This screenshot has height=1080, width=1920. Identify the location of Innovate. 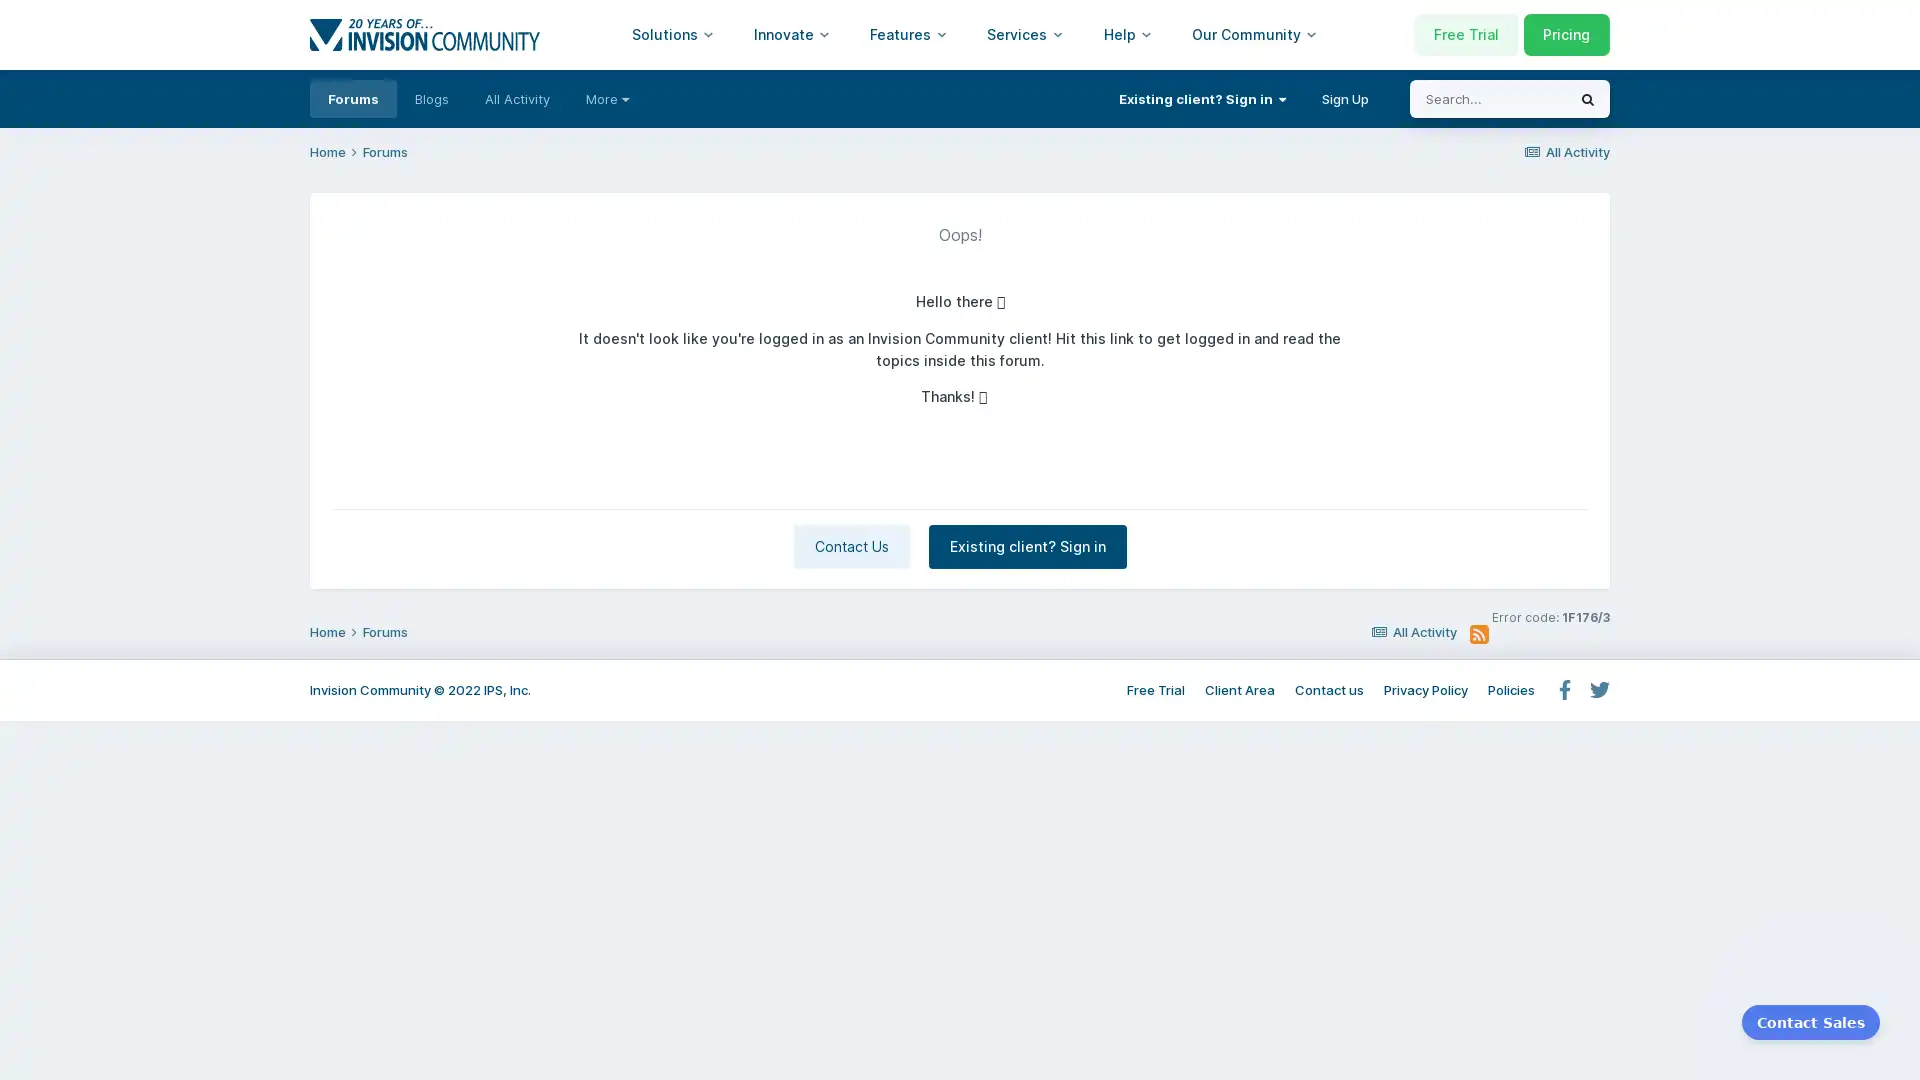
(791, 34).